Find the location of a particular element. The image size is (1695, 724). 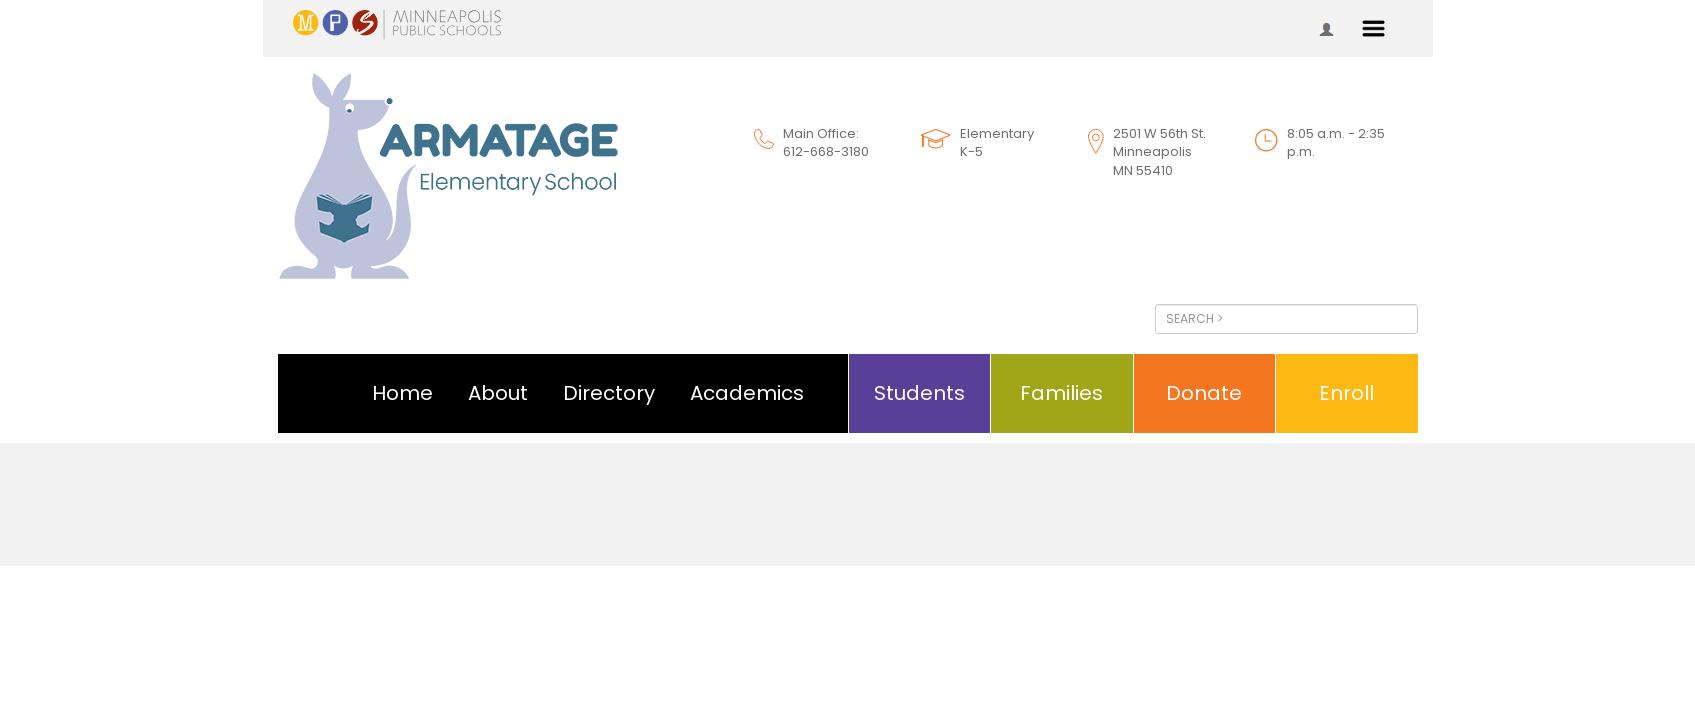

'Donate' is located at coordinates (1203, 392).